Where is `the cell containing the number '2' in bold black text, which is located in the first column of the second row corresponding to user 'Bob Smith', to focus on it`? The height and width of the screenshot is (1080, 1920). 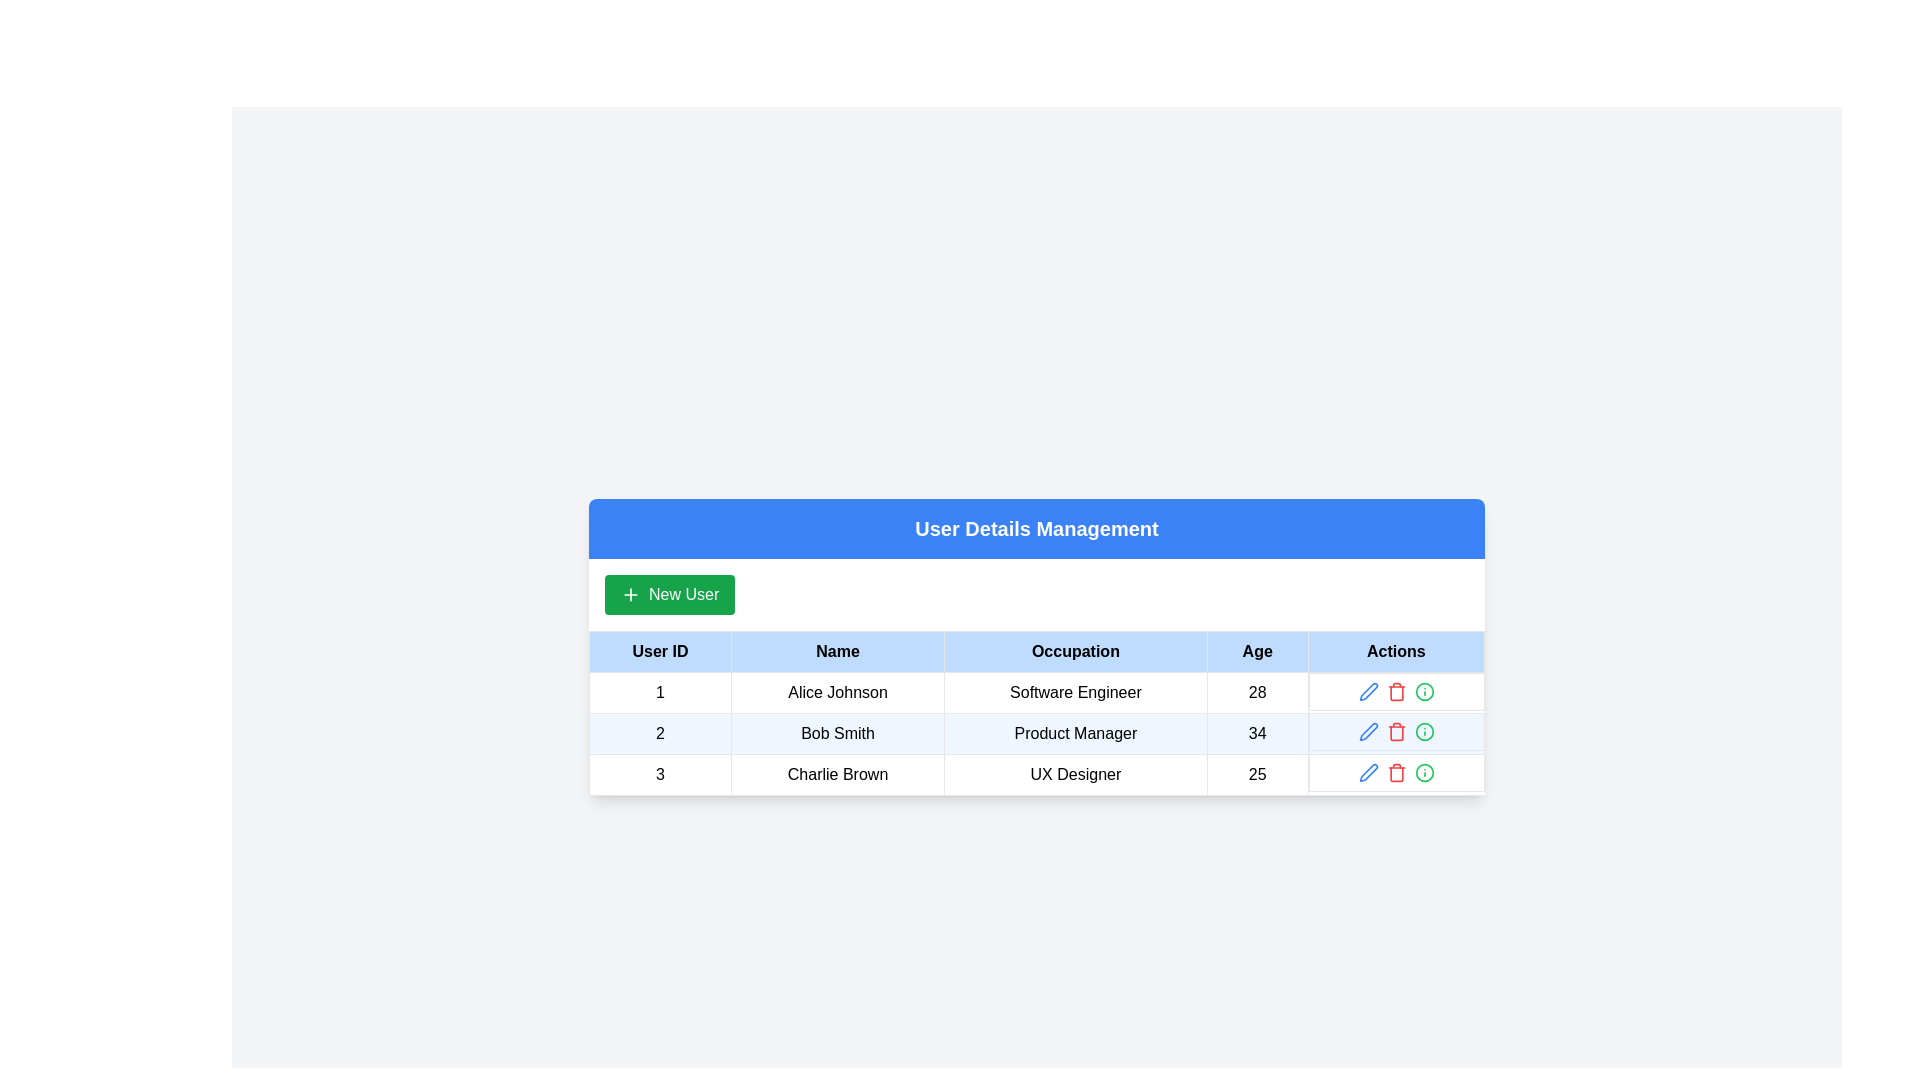 the cell containing the number '2' in bold black text, which is located in the first column of the second row corresponding to user 'Bob Smith', to focus on it is located at coordinates (660, 733).